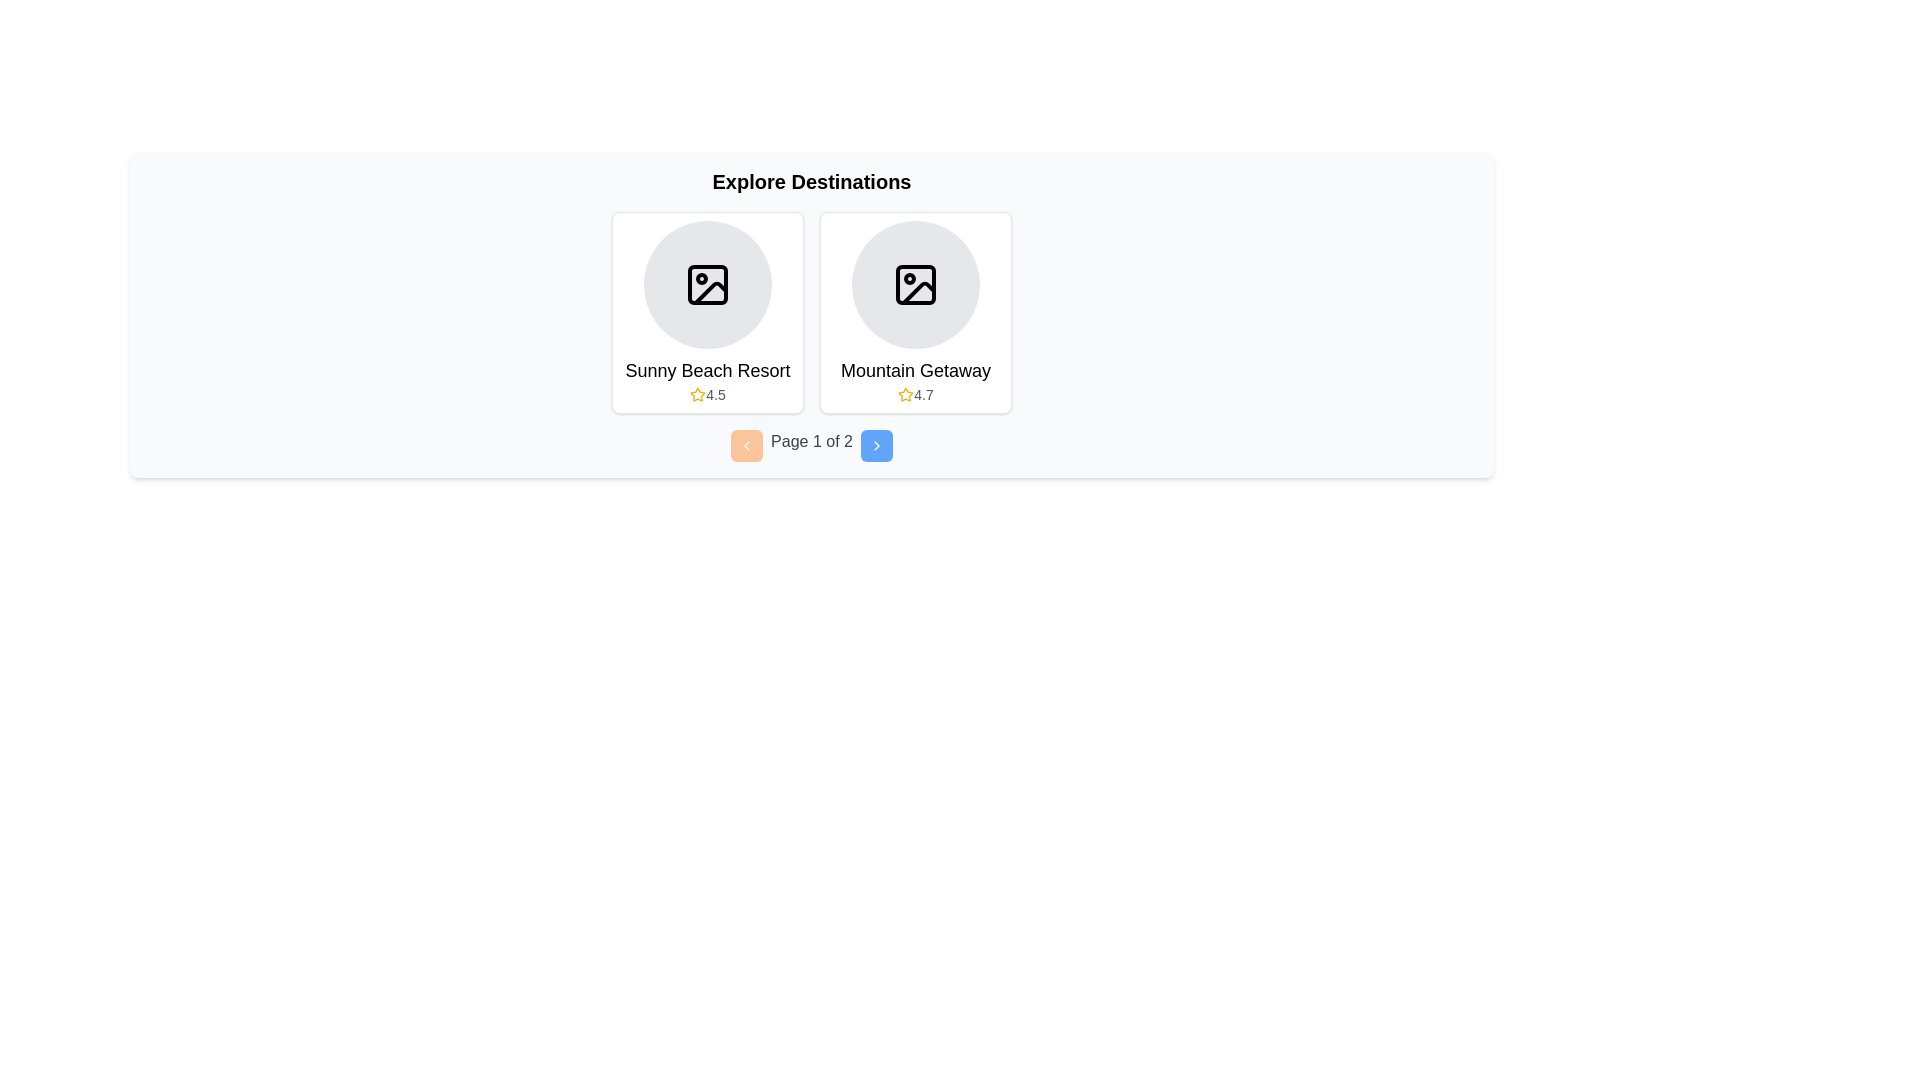  Describe the element at coordinates (746, 445) in the screenshot. I see `the backward navigation button located to the left of 'Page 1 of 2' in the pagination controls` at that location.